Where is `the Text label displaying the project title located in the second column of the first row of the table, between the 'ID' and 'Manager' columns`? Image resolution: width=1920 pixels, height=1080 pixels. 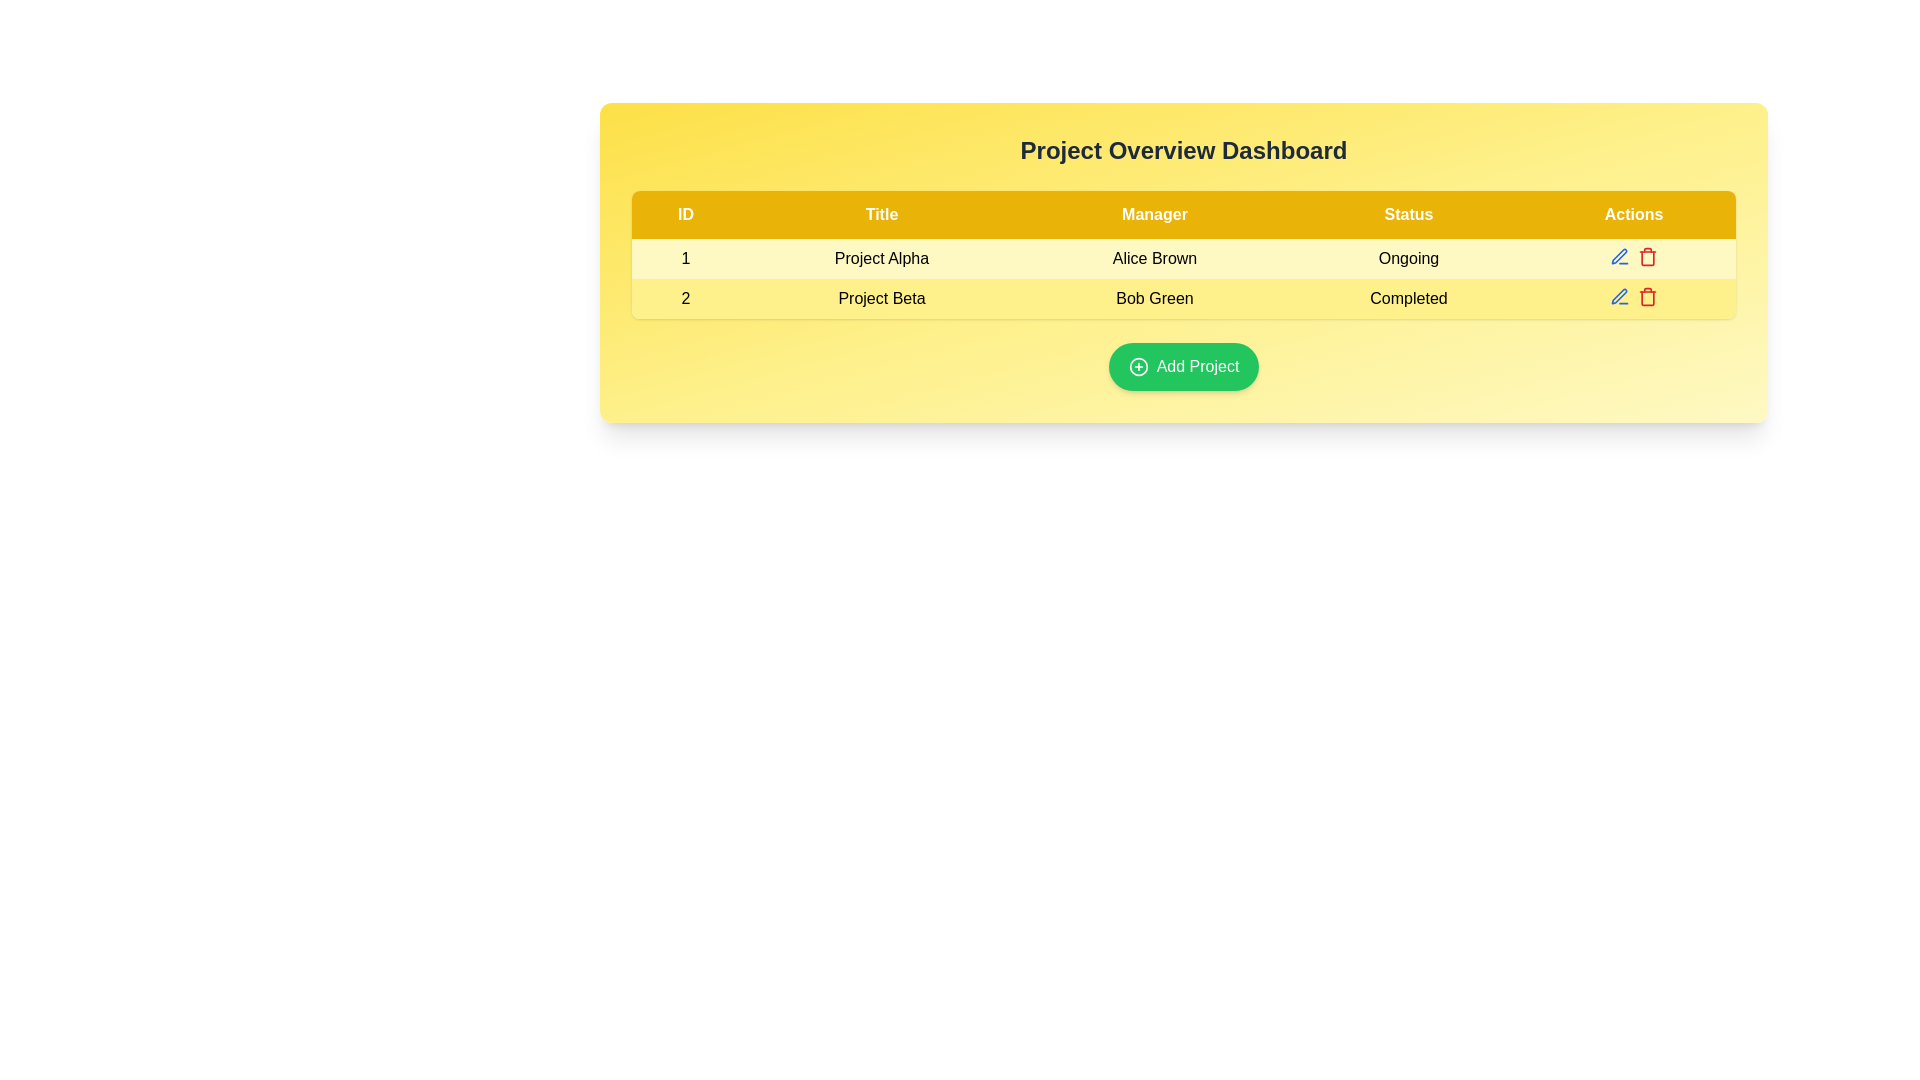 the Text label displaying the project title located in the second column of the first row of the table, between the 'ID' and 'Manager' columns is located at coordinates (881, 257).